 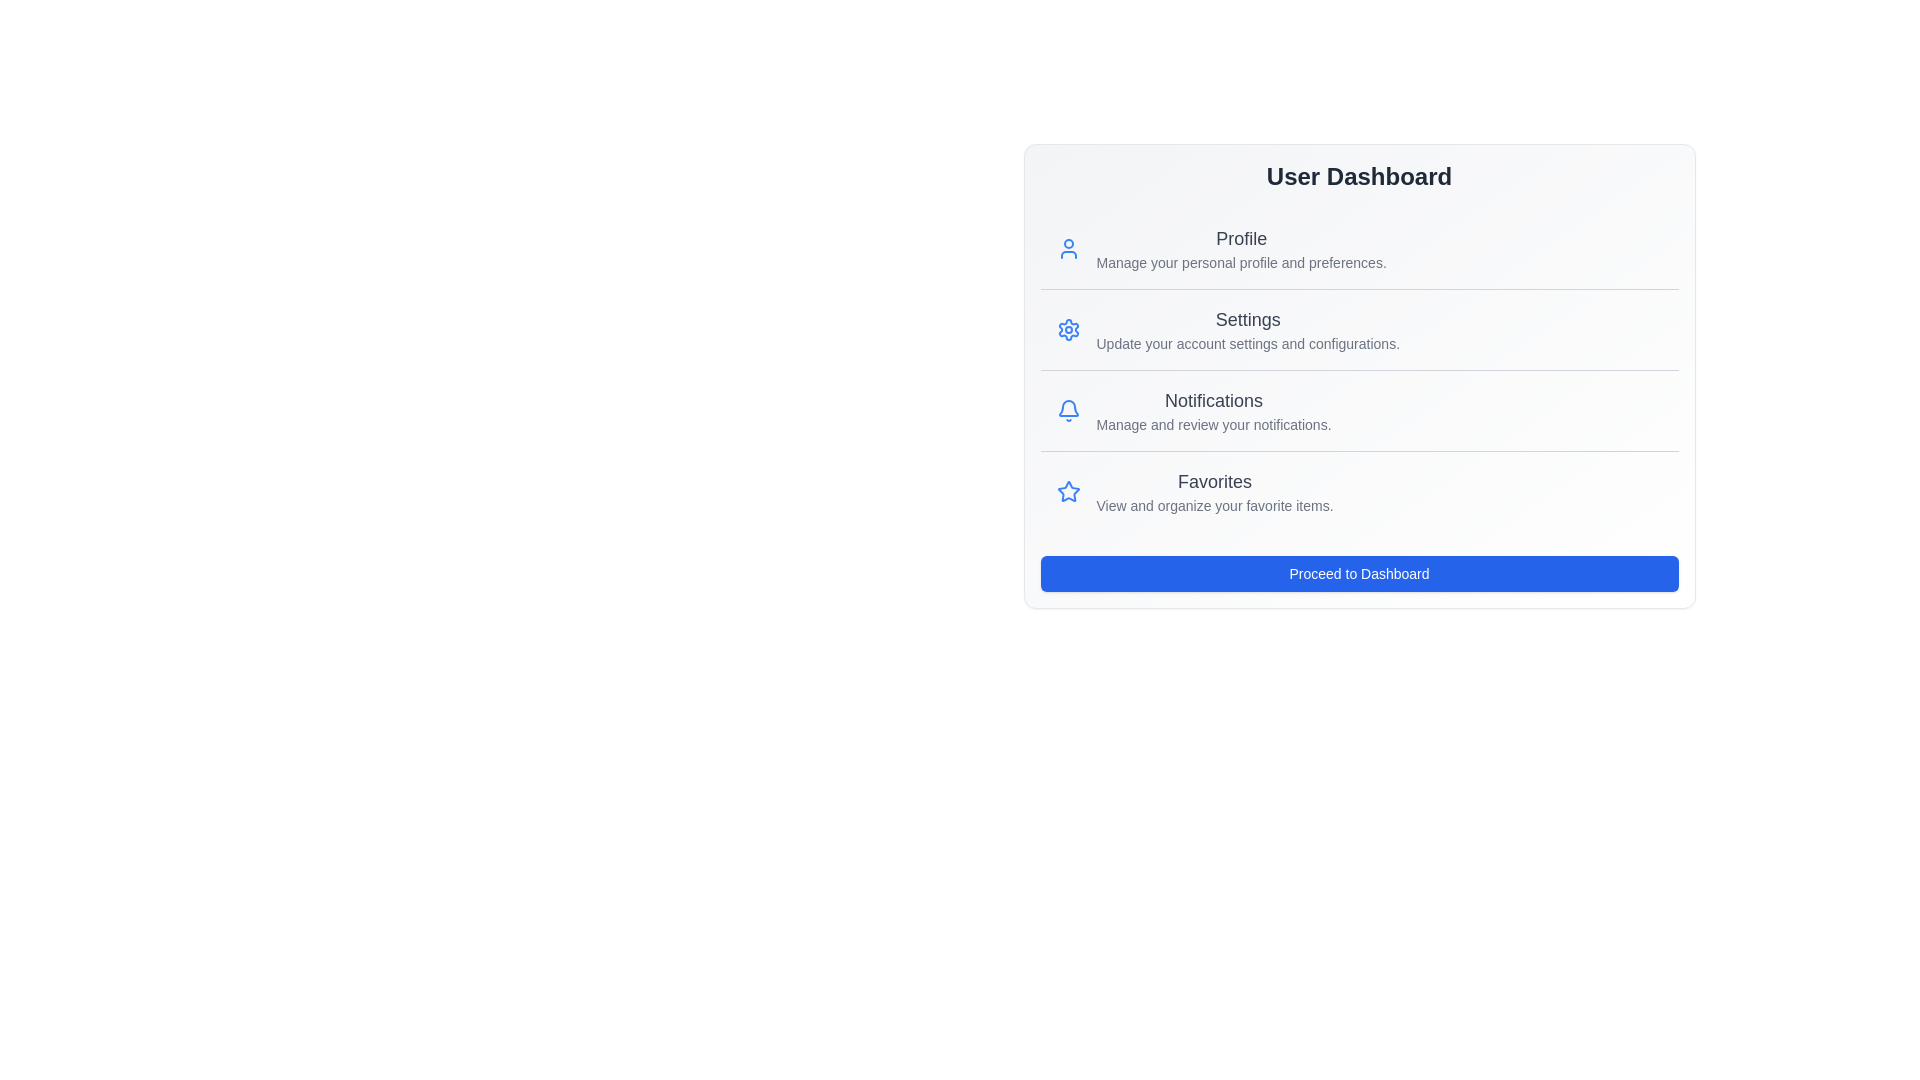 What do you see at coordinates (1359, 409) in the screenshot?
I see `the third menu item in the vertical list, titled 'Notifications', to highlight it` at bounding box center [1359, 409].